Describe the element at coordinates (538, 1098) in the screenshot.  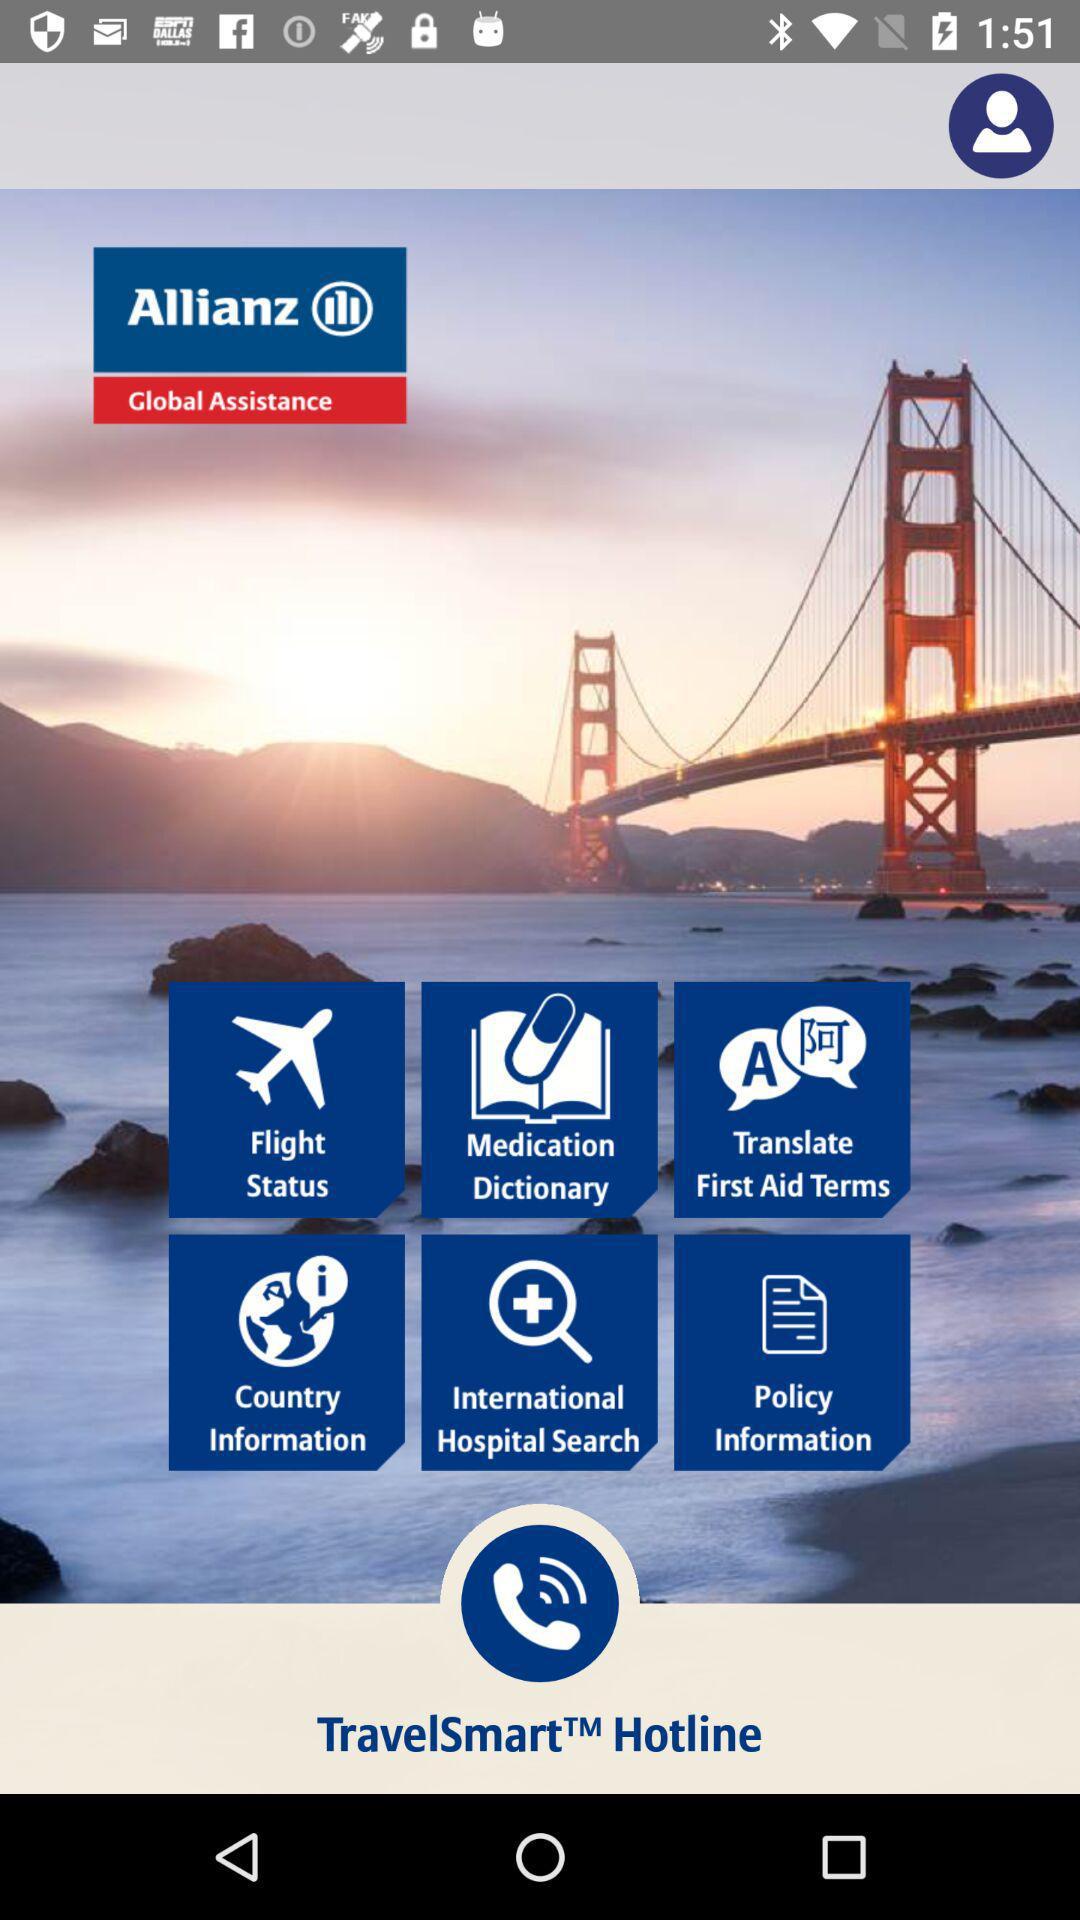
I see `medication dictionary` at that location.